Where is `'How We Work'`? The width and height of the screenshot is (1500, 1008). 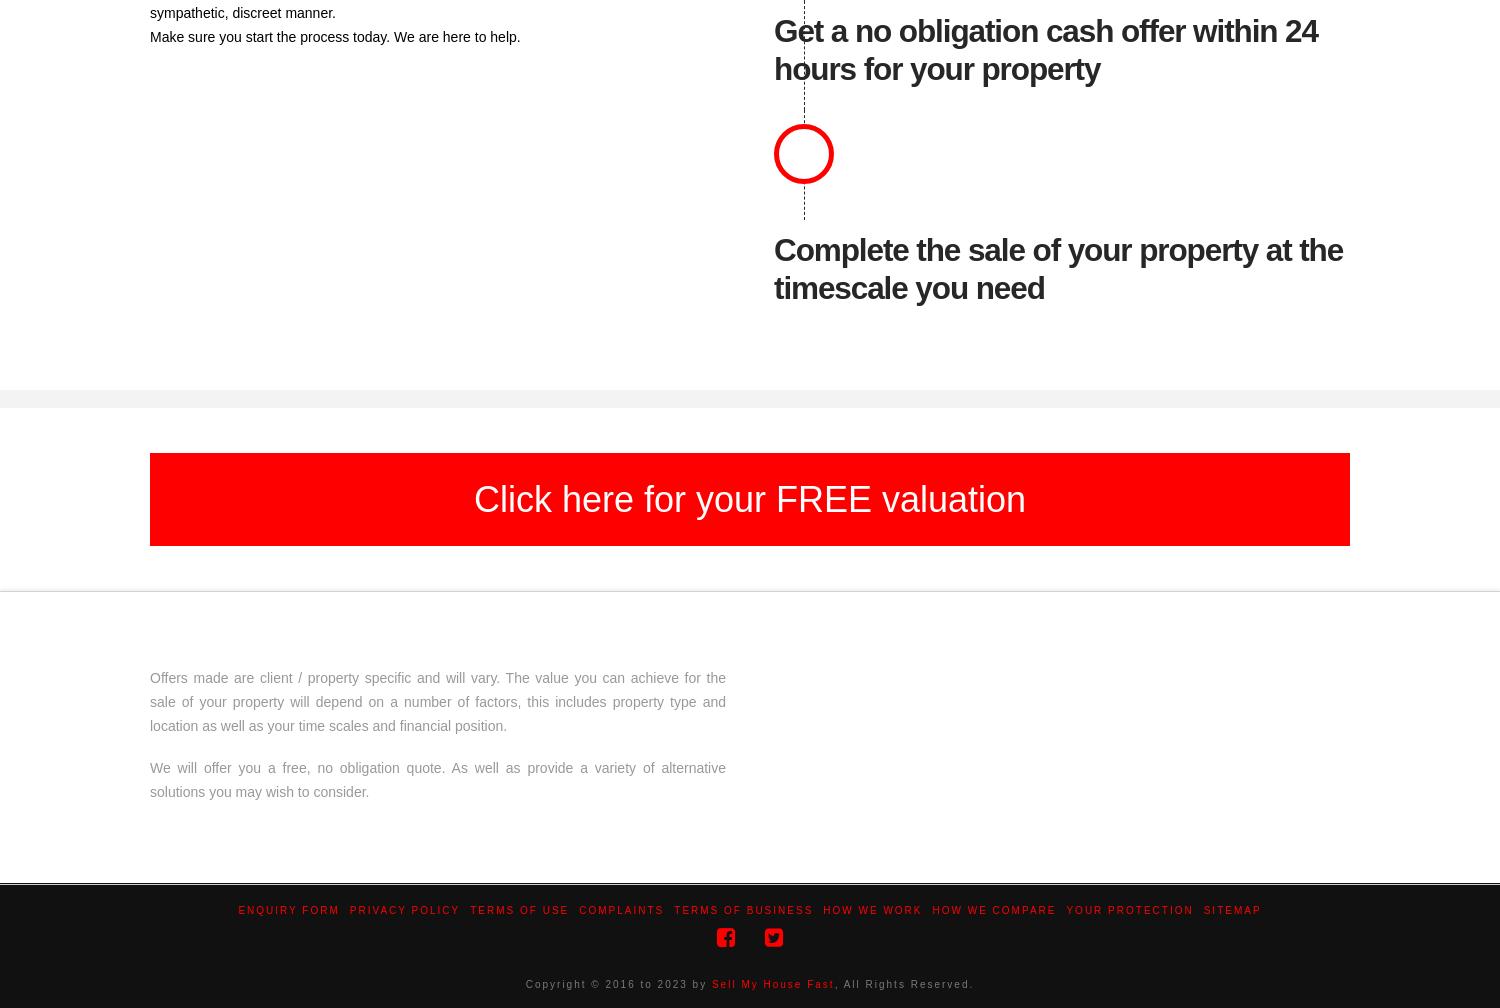 'How We Work' is located at coordinates (871, 910).